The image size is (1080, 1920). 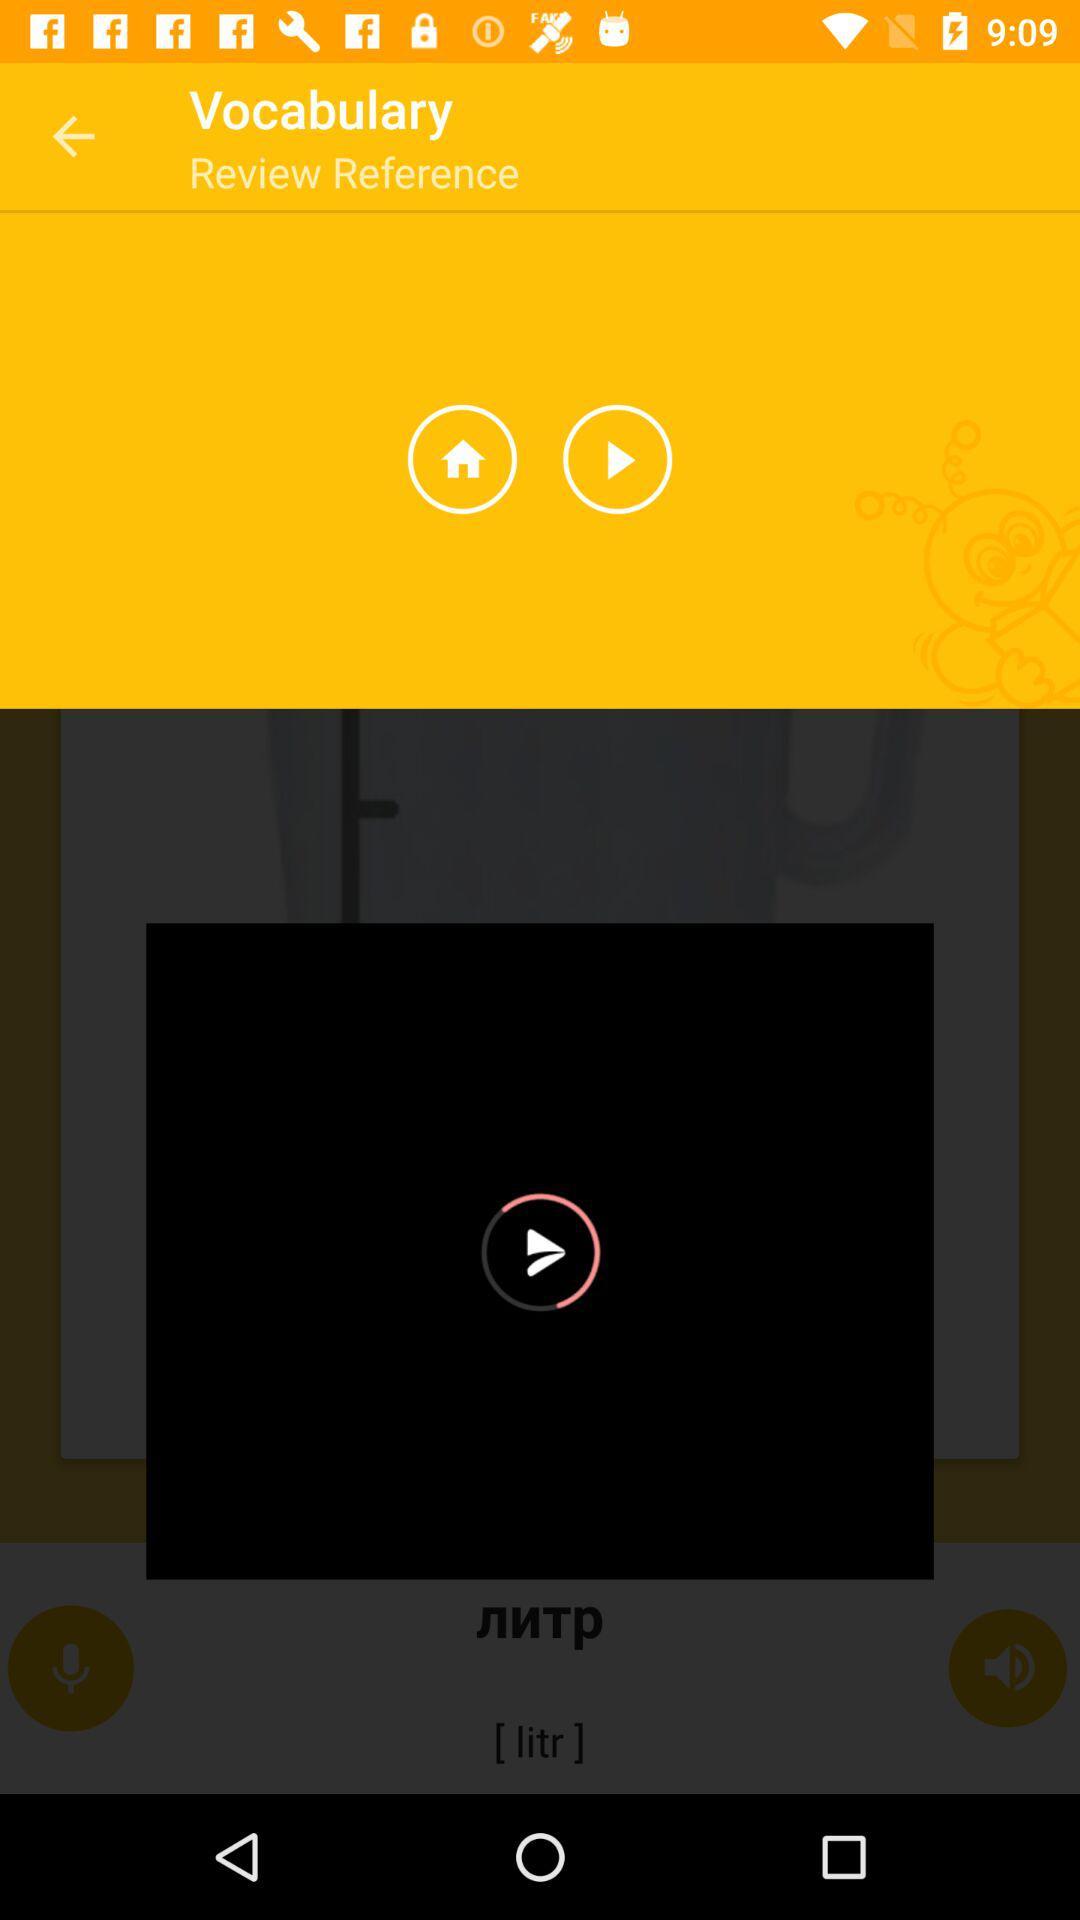 What do you see at coordinates (462, 458) in the screenshot?
I see `the home icon` at bounding box center [462, 458].